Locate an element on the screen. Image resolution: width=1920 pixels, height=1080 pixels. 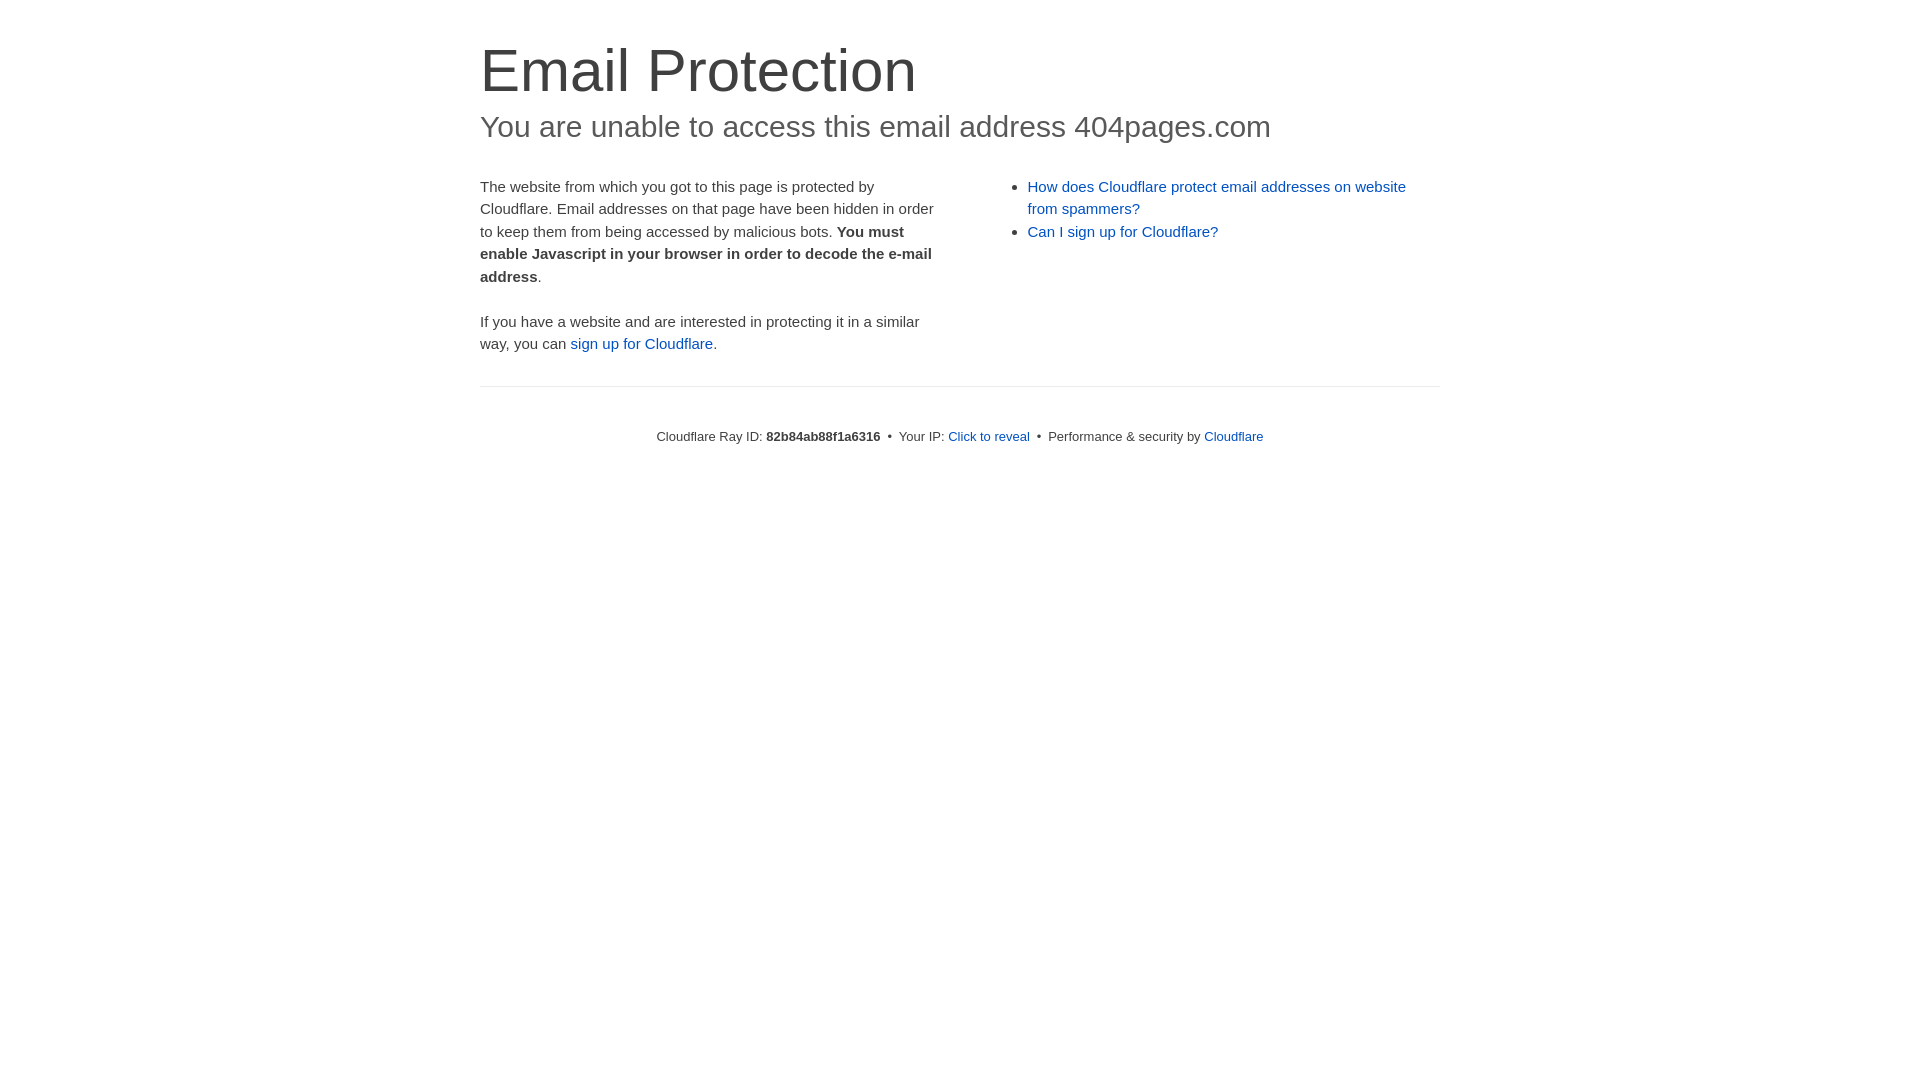
'Cloudflare' is located at coordinates (1203, 435).